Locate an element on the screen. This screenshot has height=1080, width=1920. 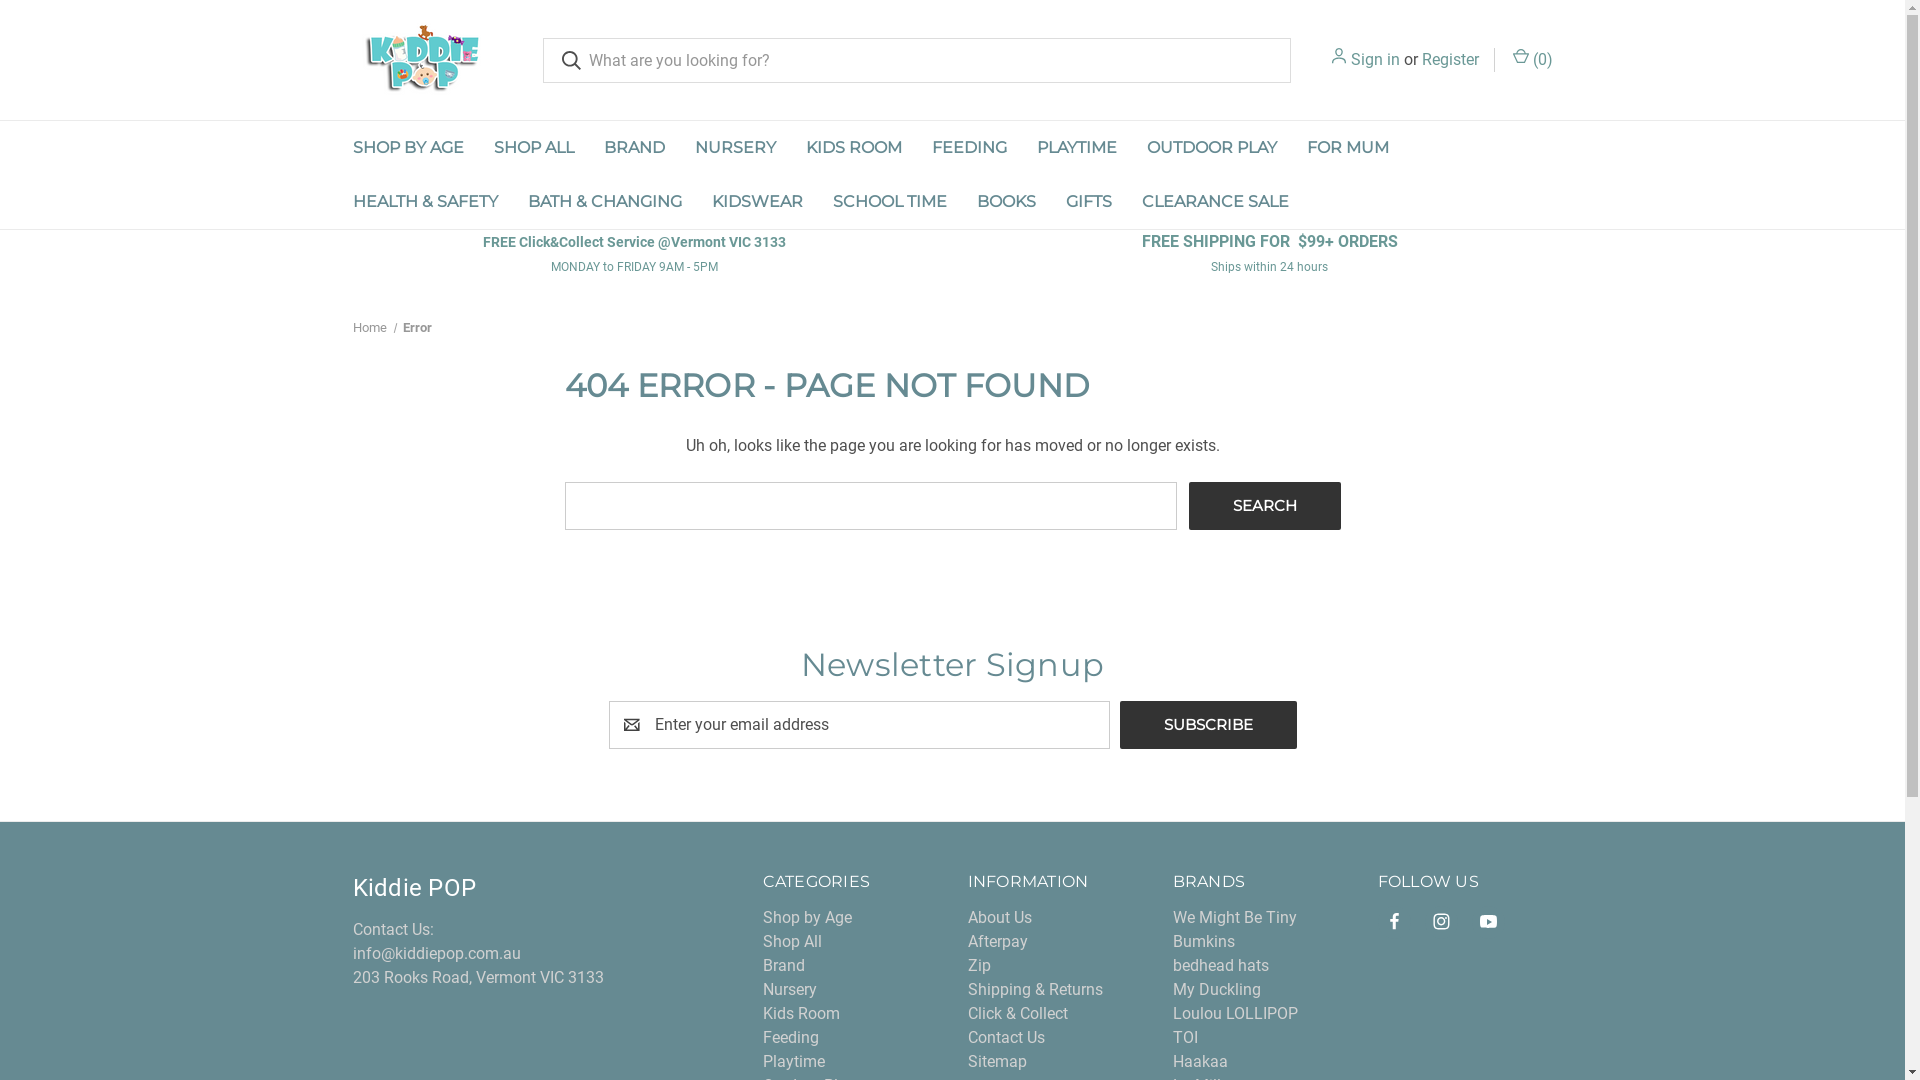
'Brand' is located at coordinates (762, 964).